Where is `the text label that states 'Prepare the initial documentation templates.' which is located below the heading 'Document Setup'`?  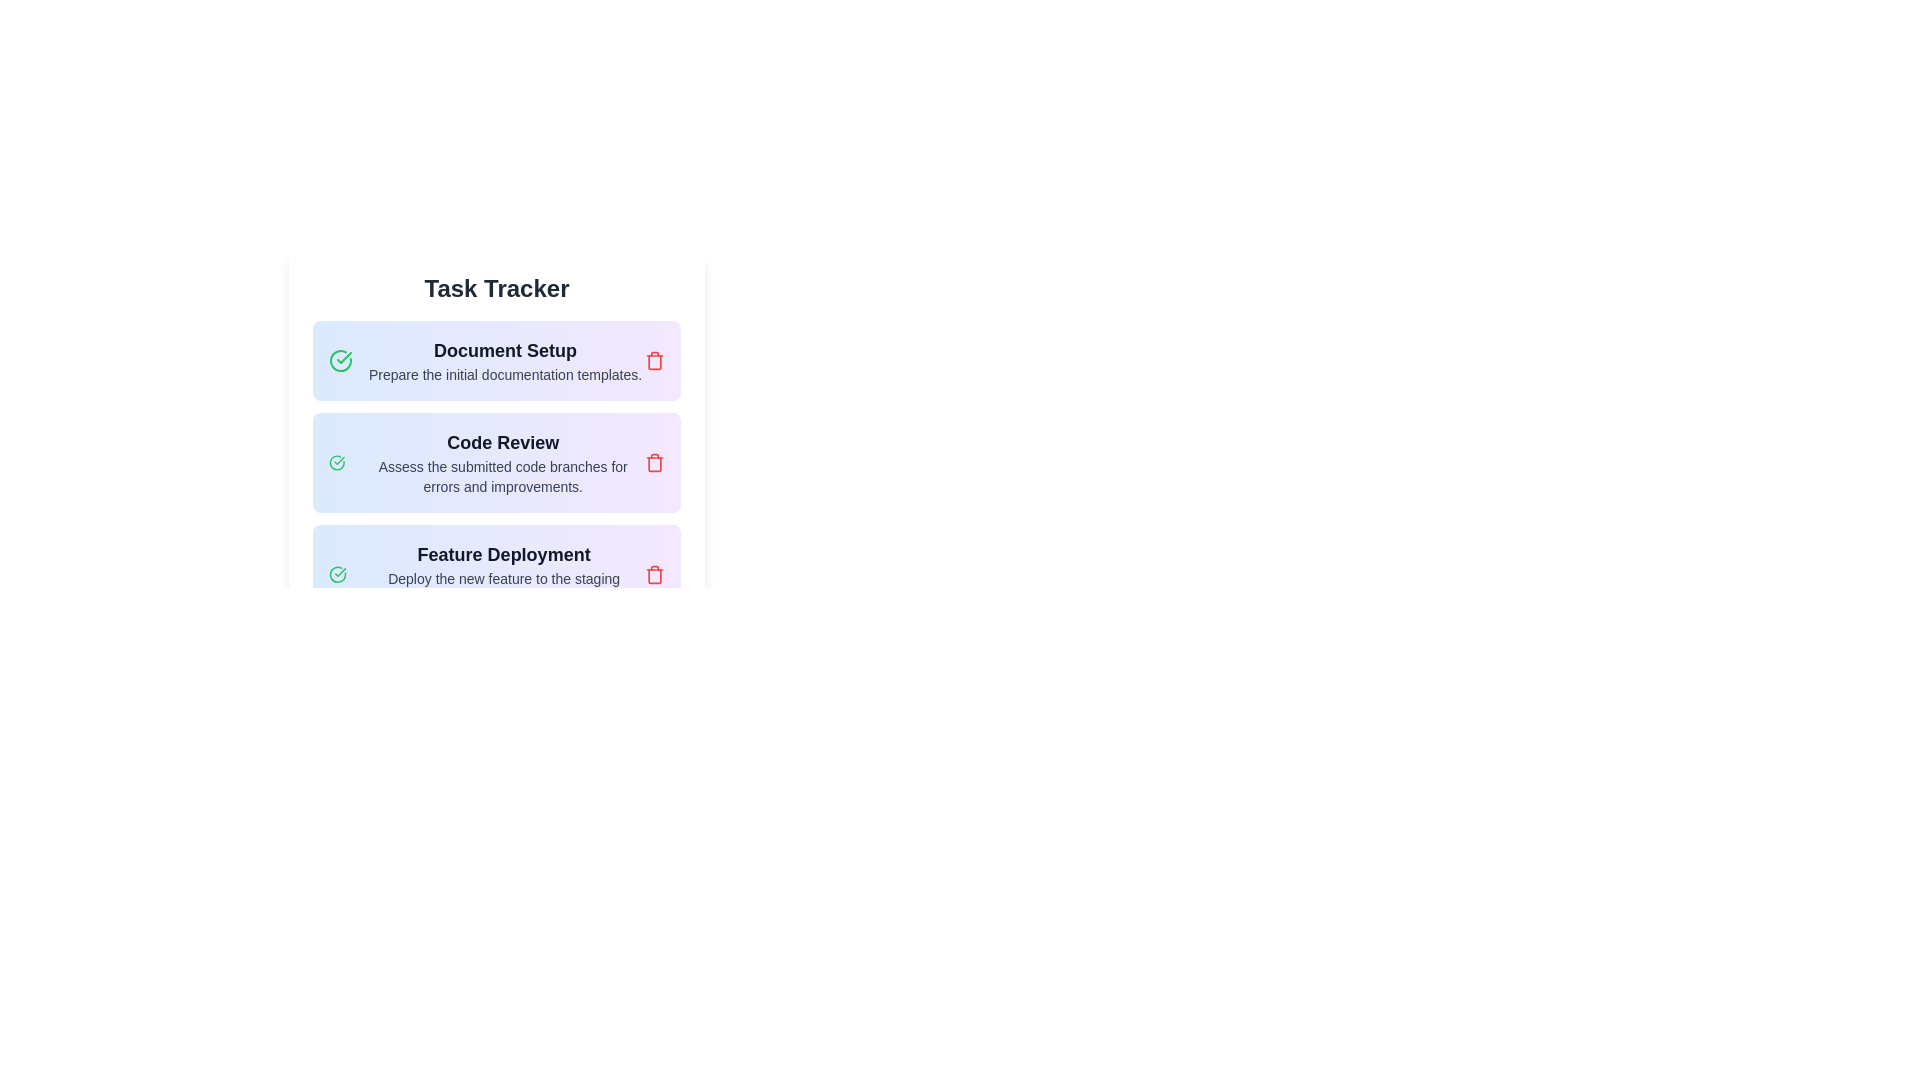
the text label that states 'Prepare the initial documentation templates.' which is located below the heading 'Document Setup' is located at coordinates (505, 374).